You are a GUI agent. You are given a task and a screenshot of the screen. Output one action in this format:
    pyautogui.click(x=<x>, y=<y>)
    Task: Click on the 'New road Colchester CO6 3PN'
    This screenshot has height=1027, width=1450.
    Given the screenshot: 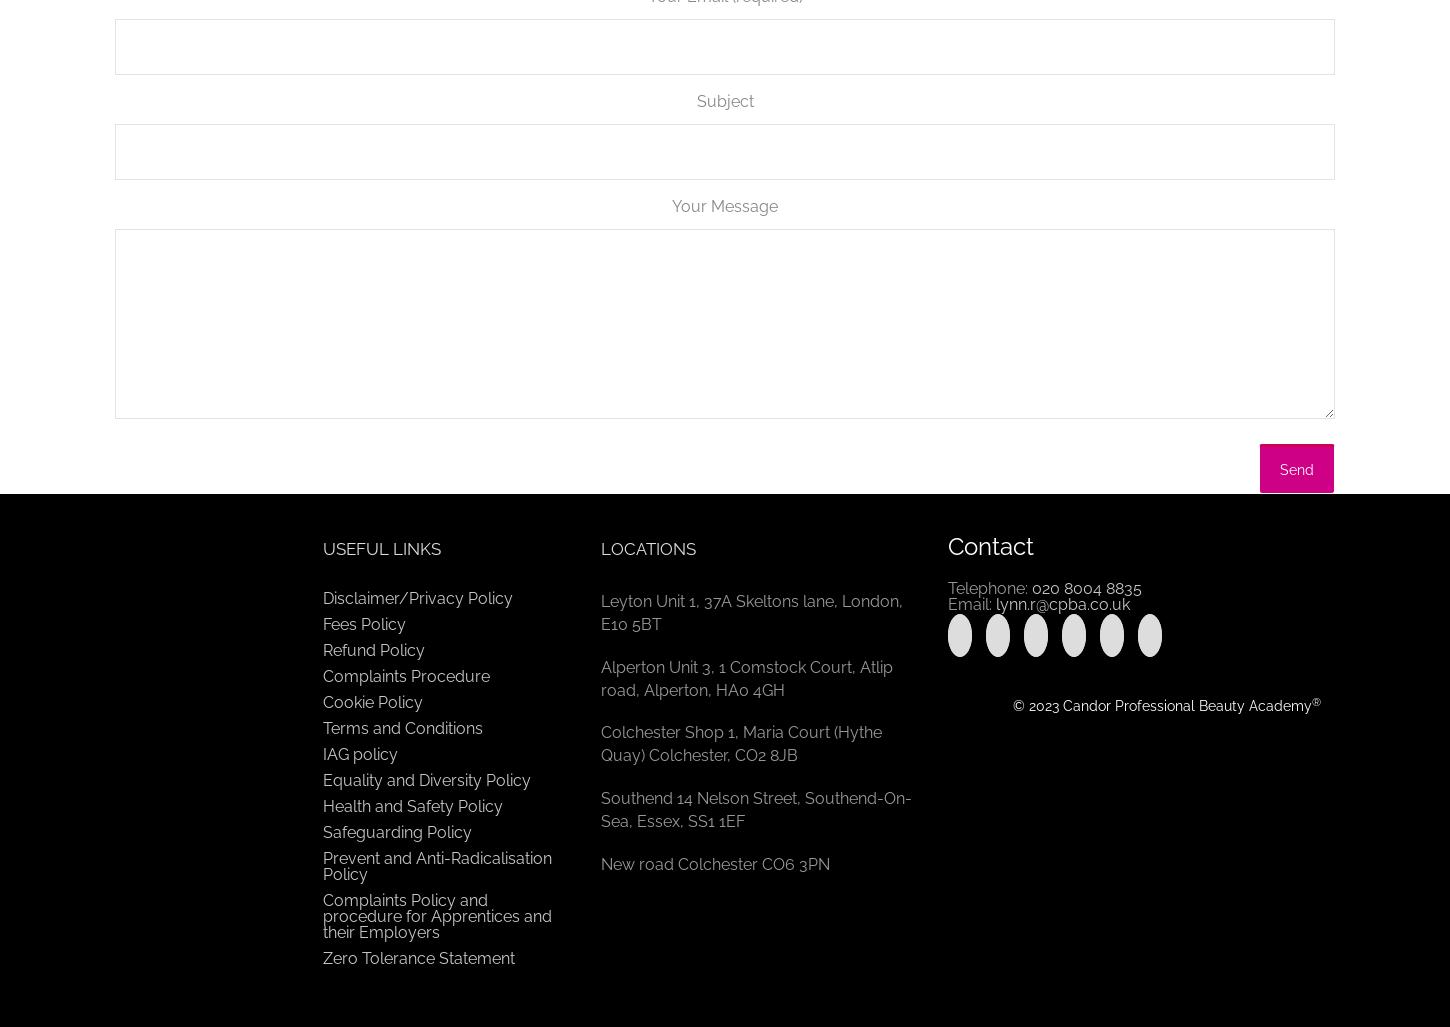 What is the action you would take?
    pyautogui.click(x=601, y=862)
    